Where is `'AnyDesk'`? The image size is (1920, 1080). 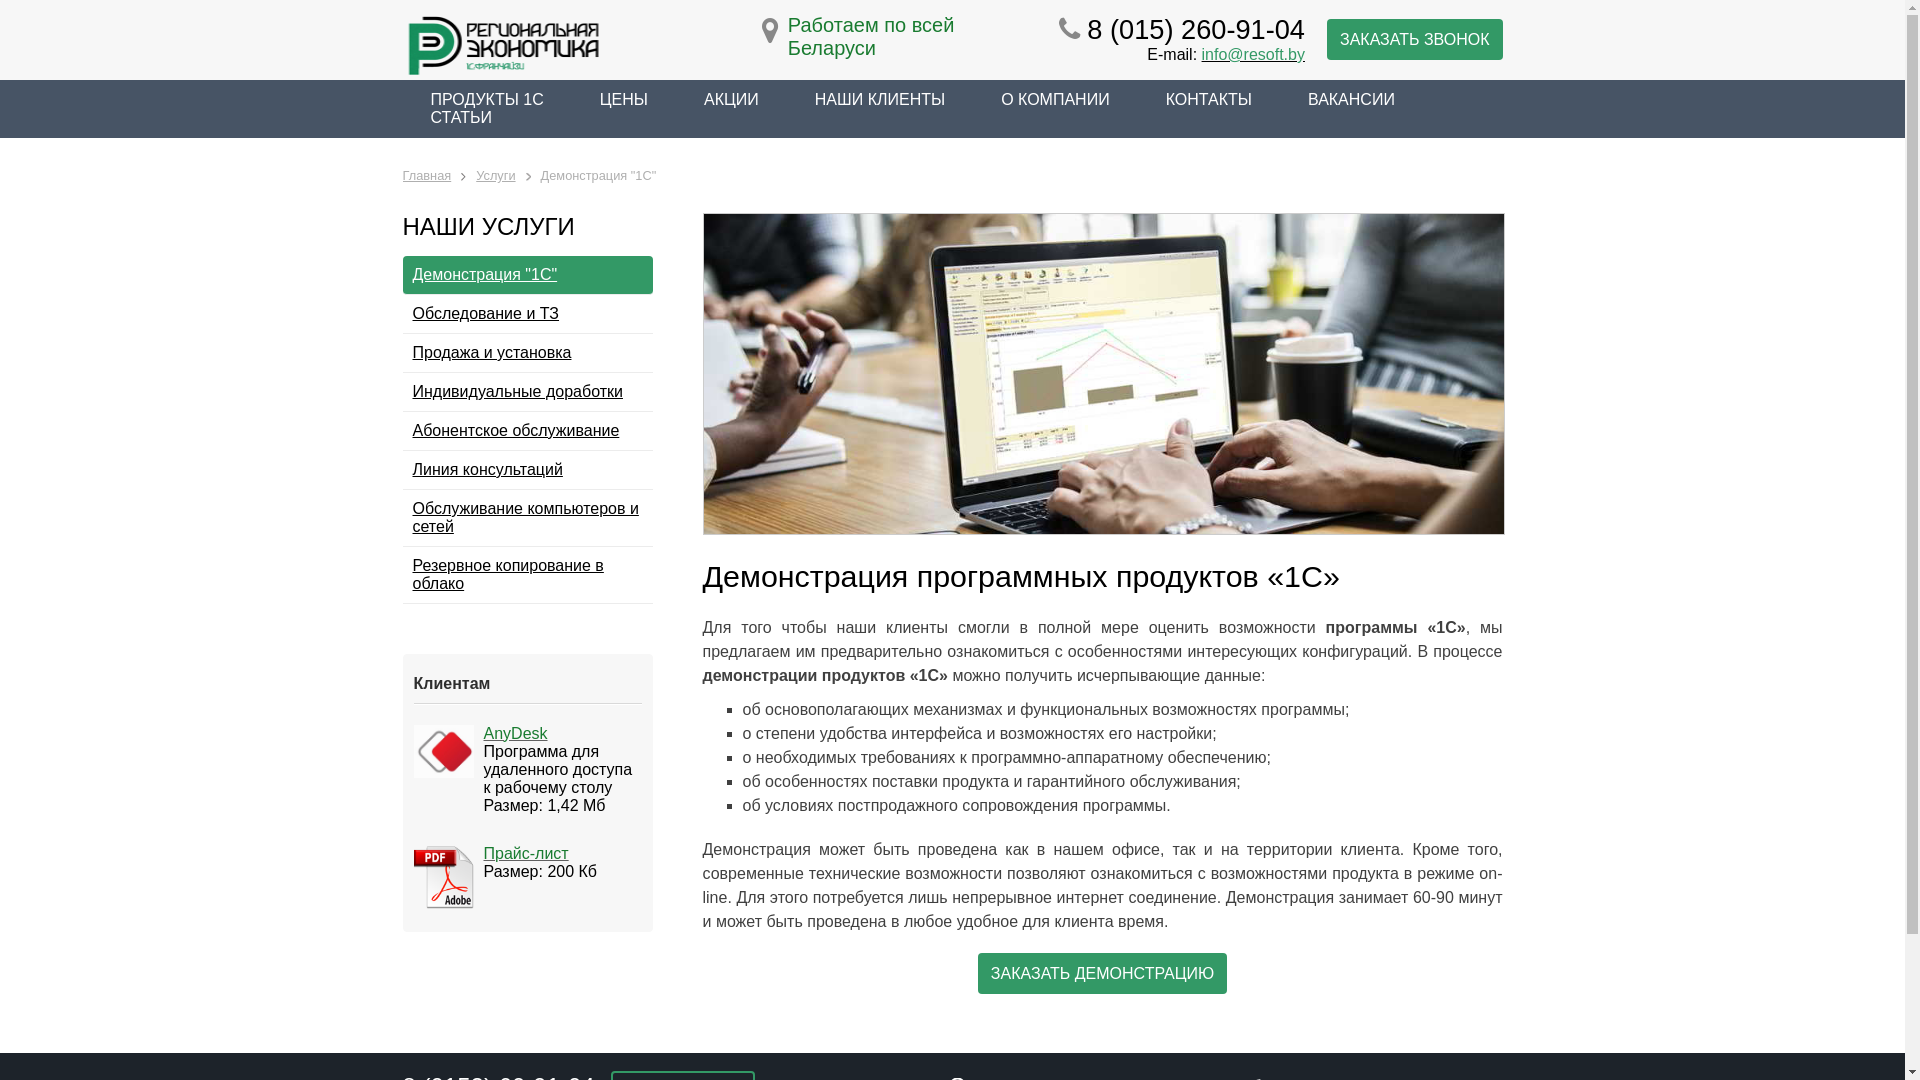 'AnyDesk' is located at coordinates (515, 733).